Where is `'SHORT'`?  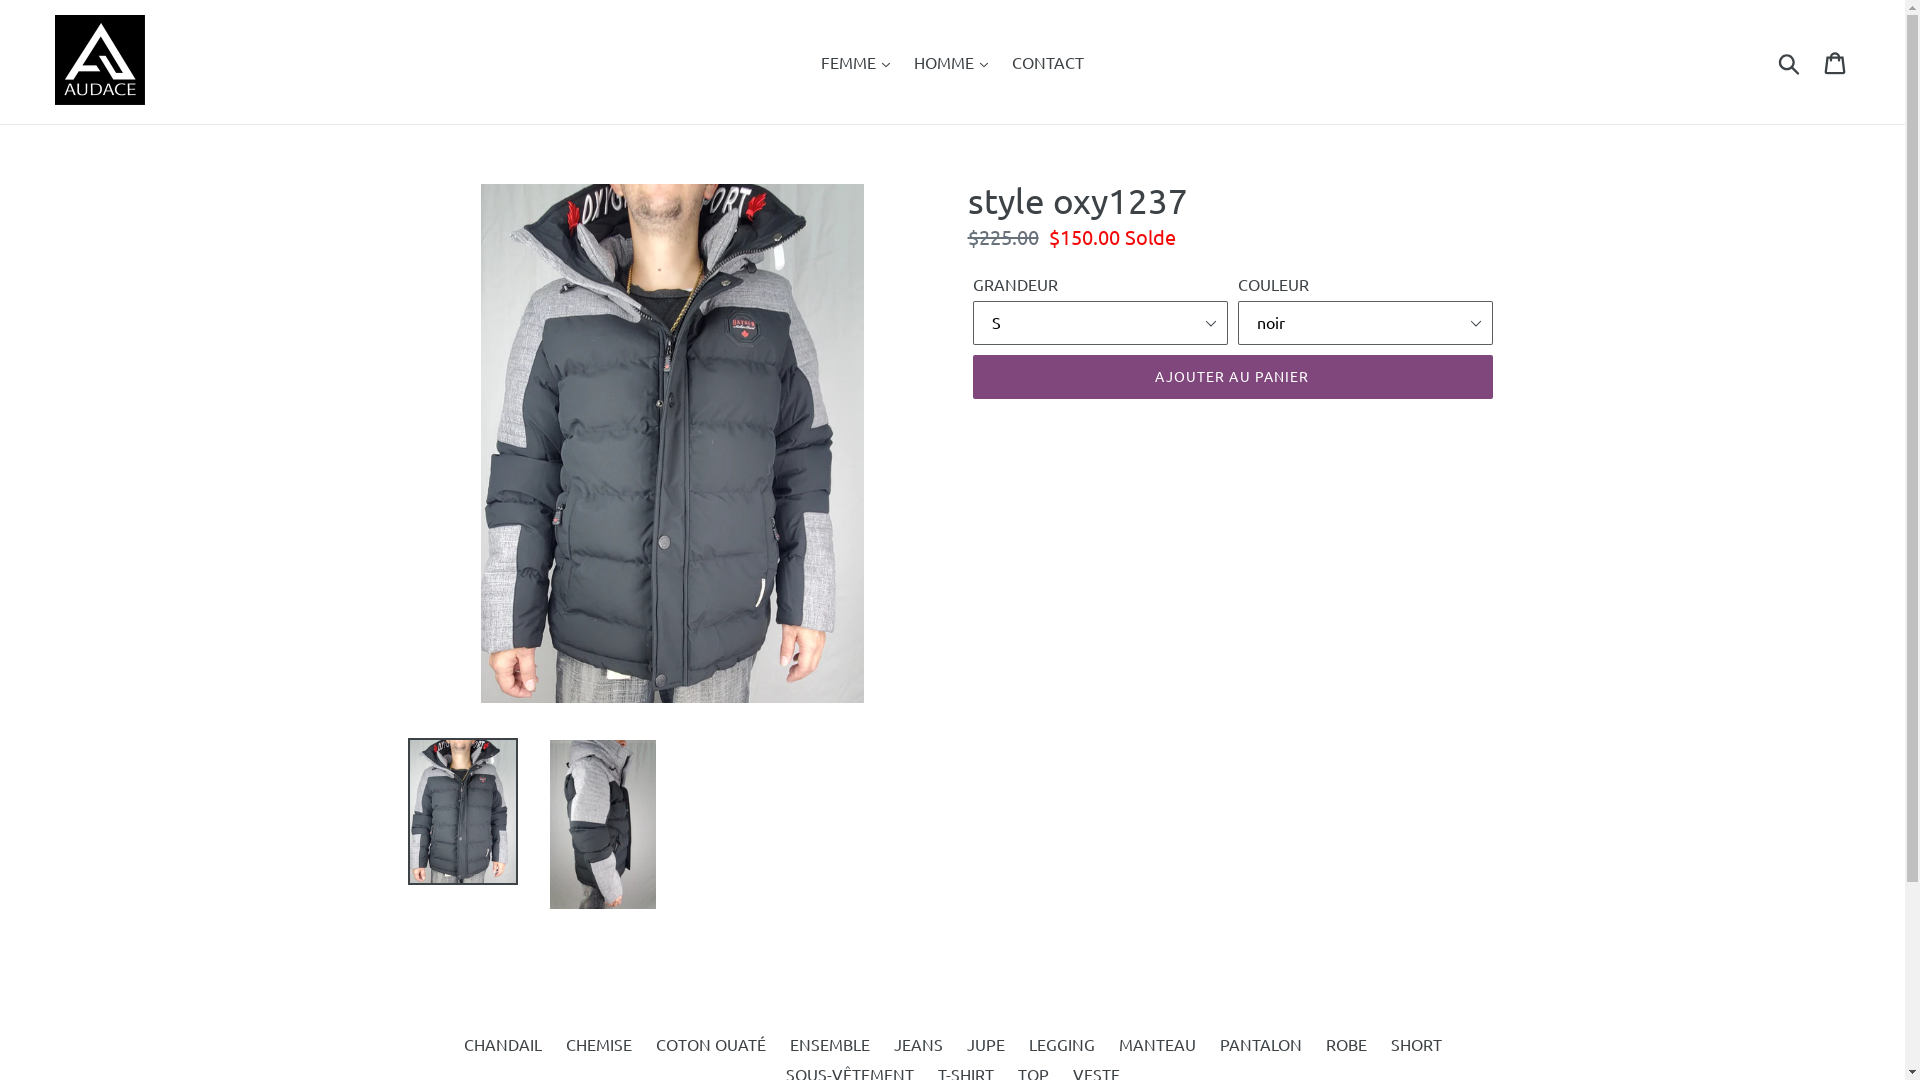
'SHORT' is located at coordinates (1414, 1043).